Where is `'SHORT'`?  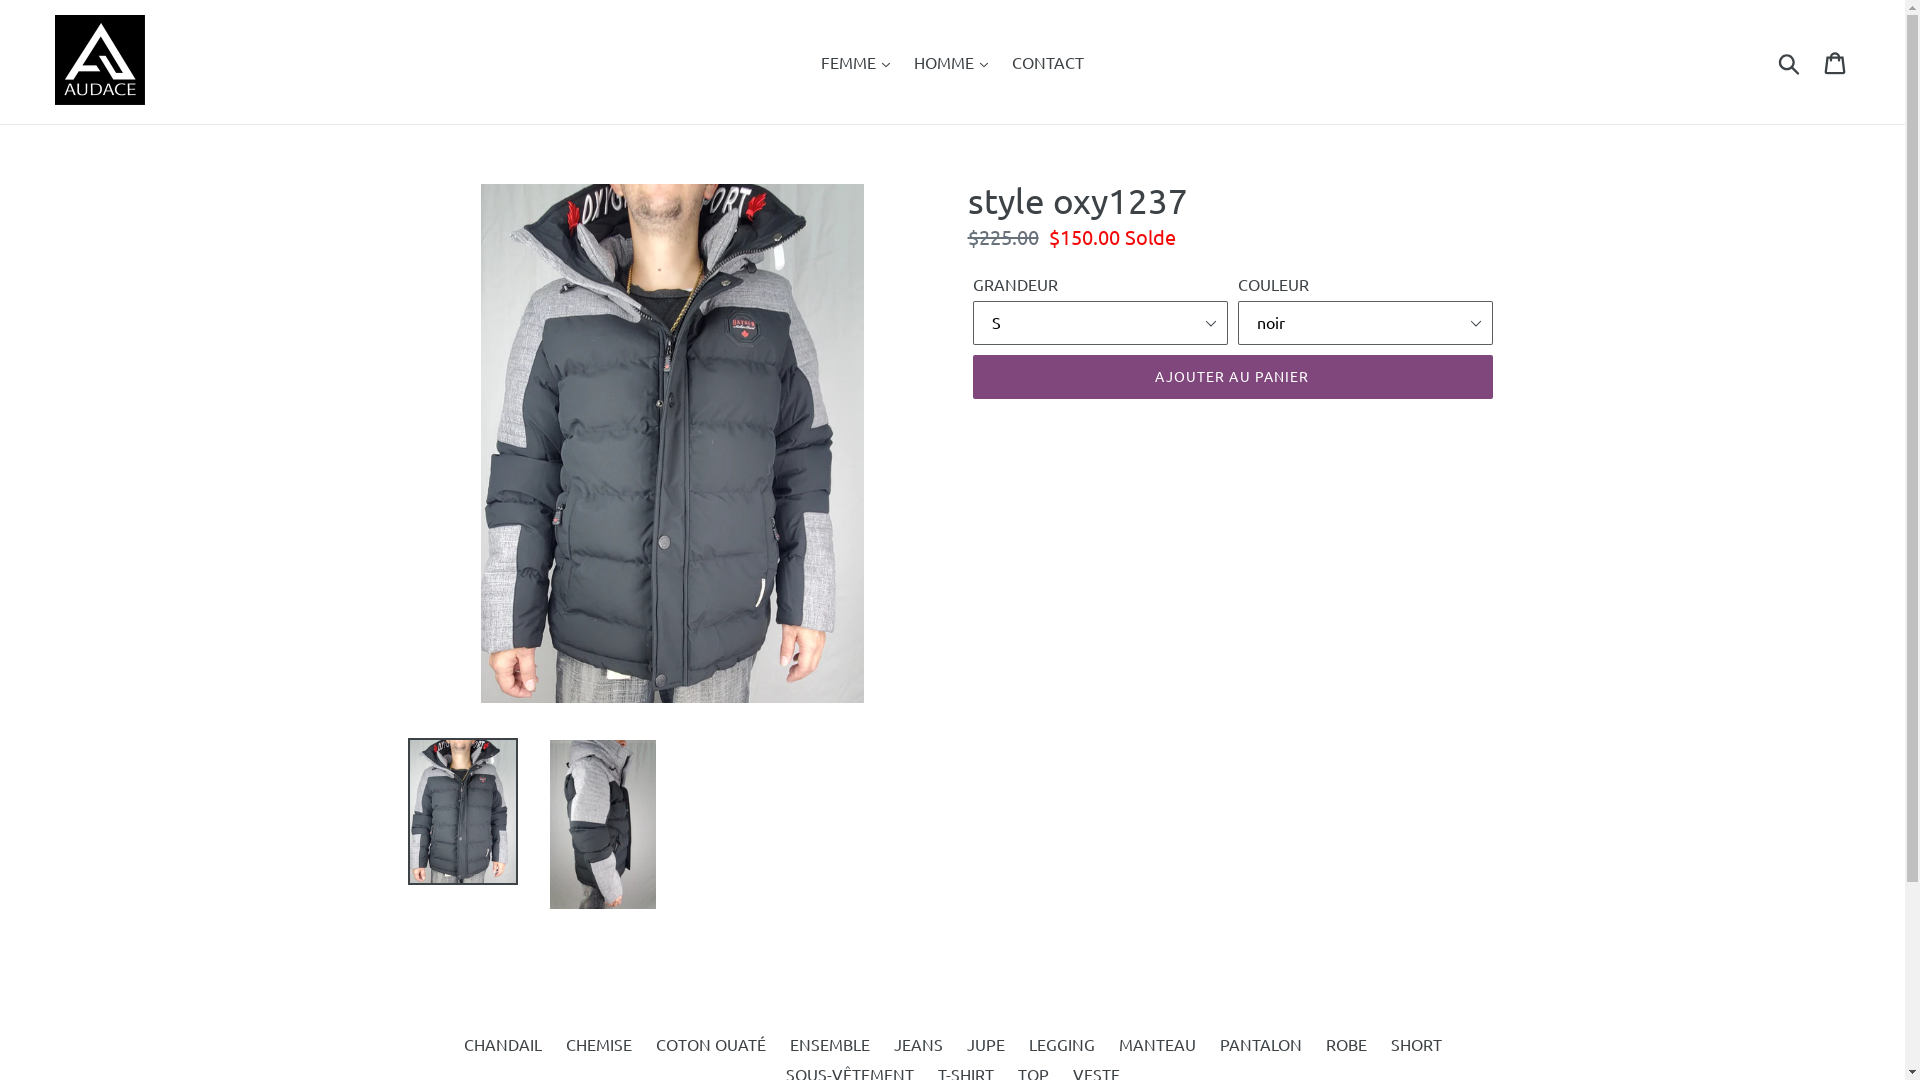
'SHORT' is located at coordinates (1414, 1043).